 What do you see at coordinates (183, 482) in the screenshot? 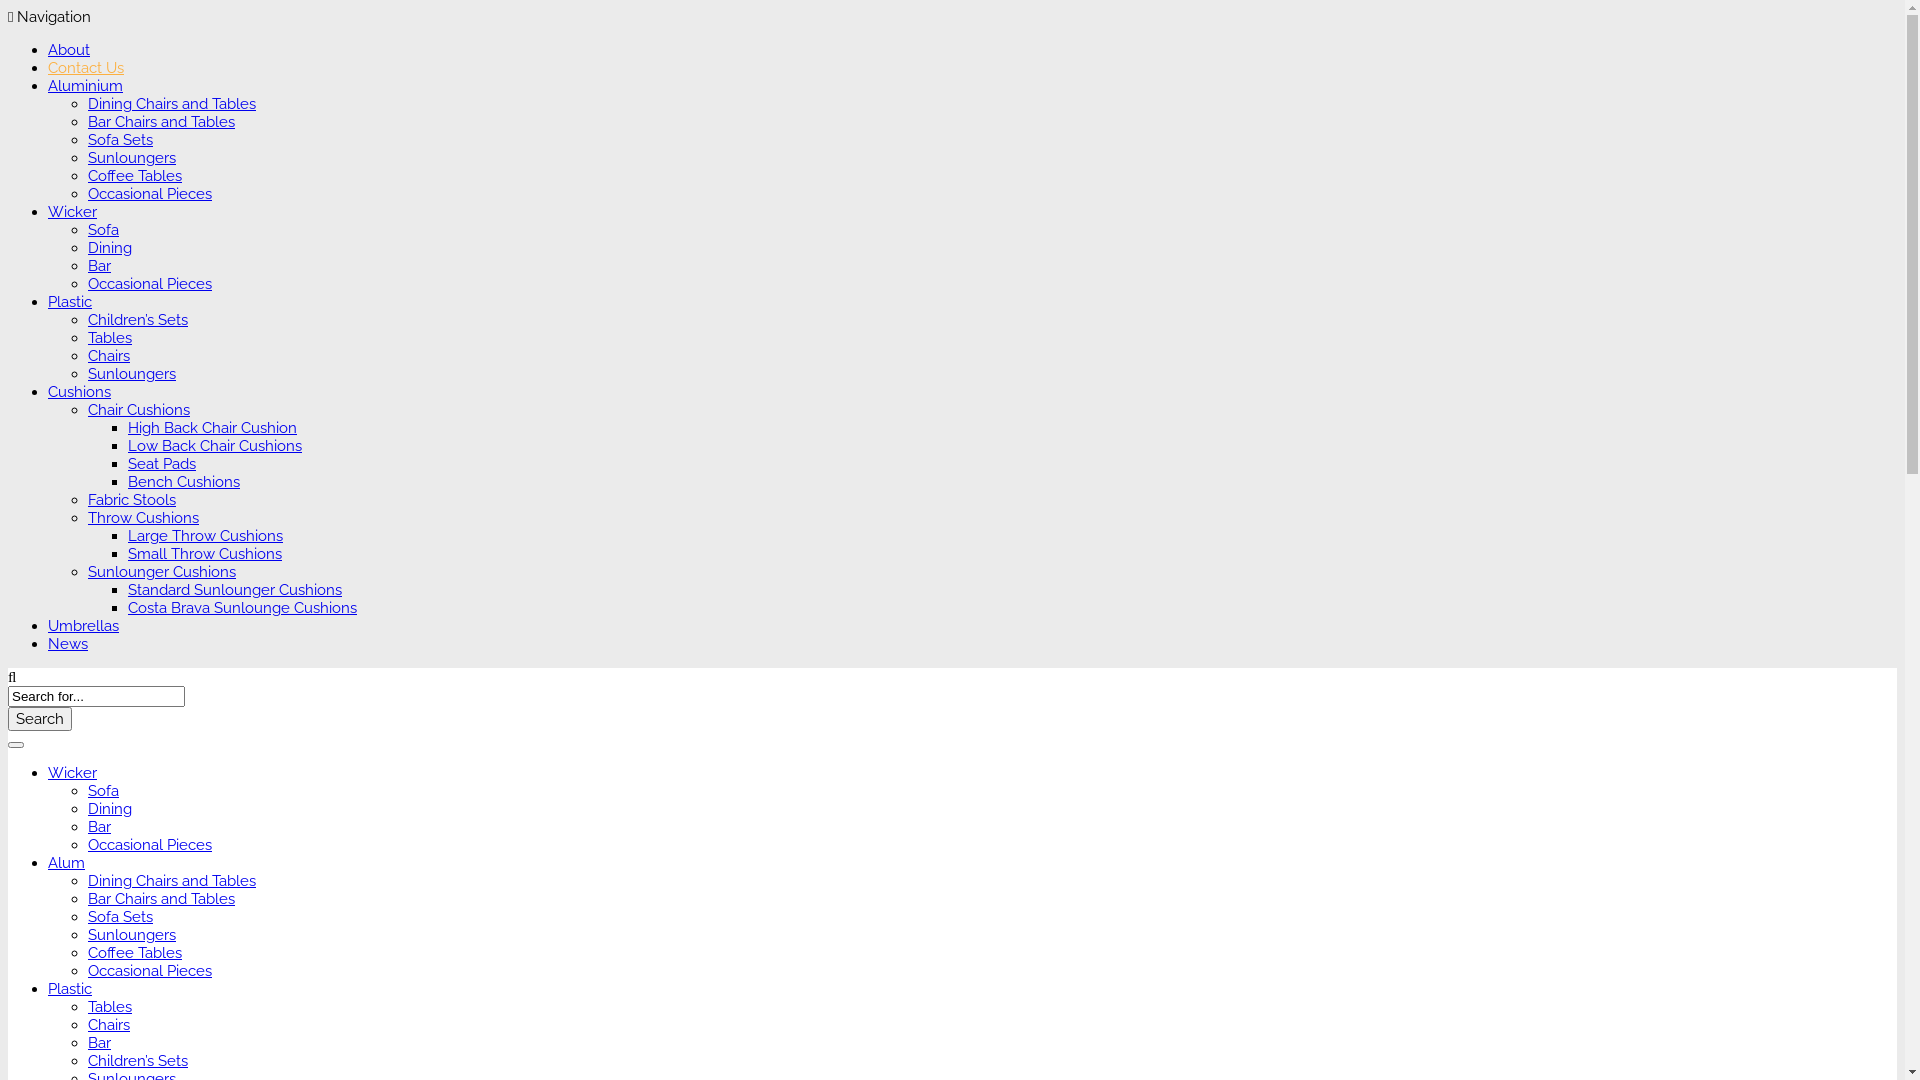
I see `'Bench Cushions'` at bounding box center [183, 482].